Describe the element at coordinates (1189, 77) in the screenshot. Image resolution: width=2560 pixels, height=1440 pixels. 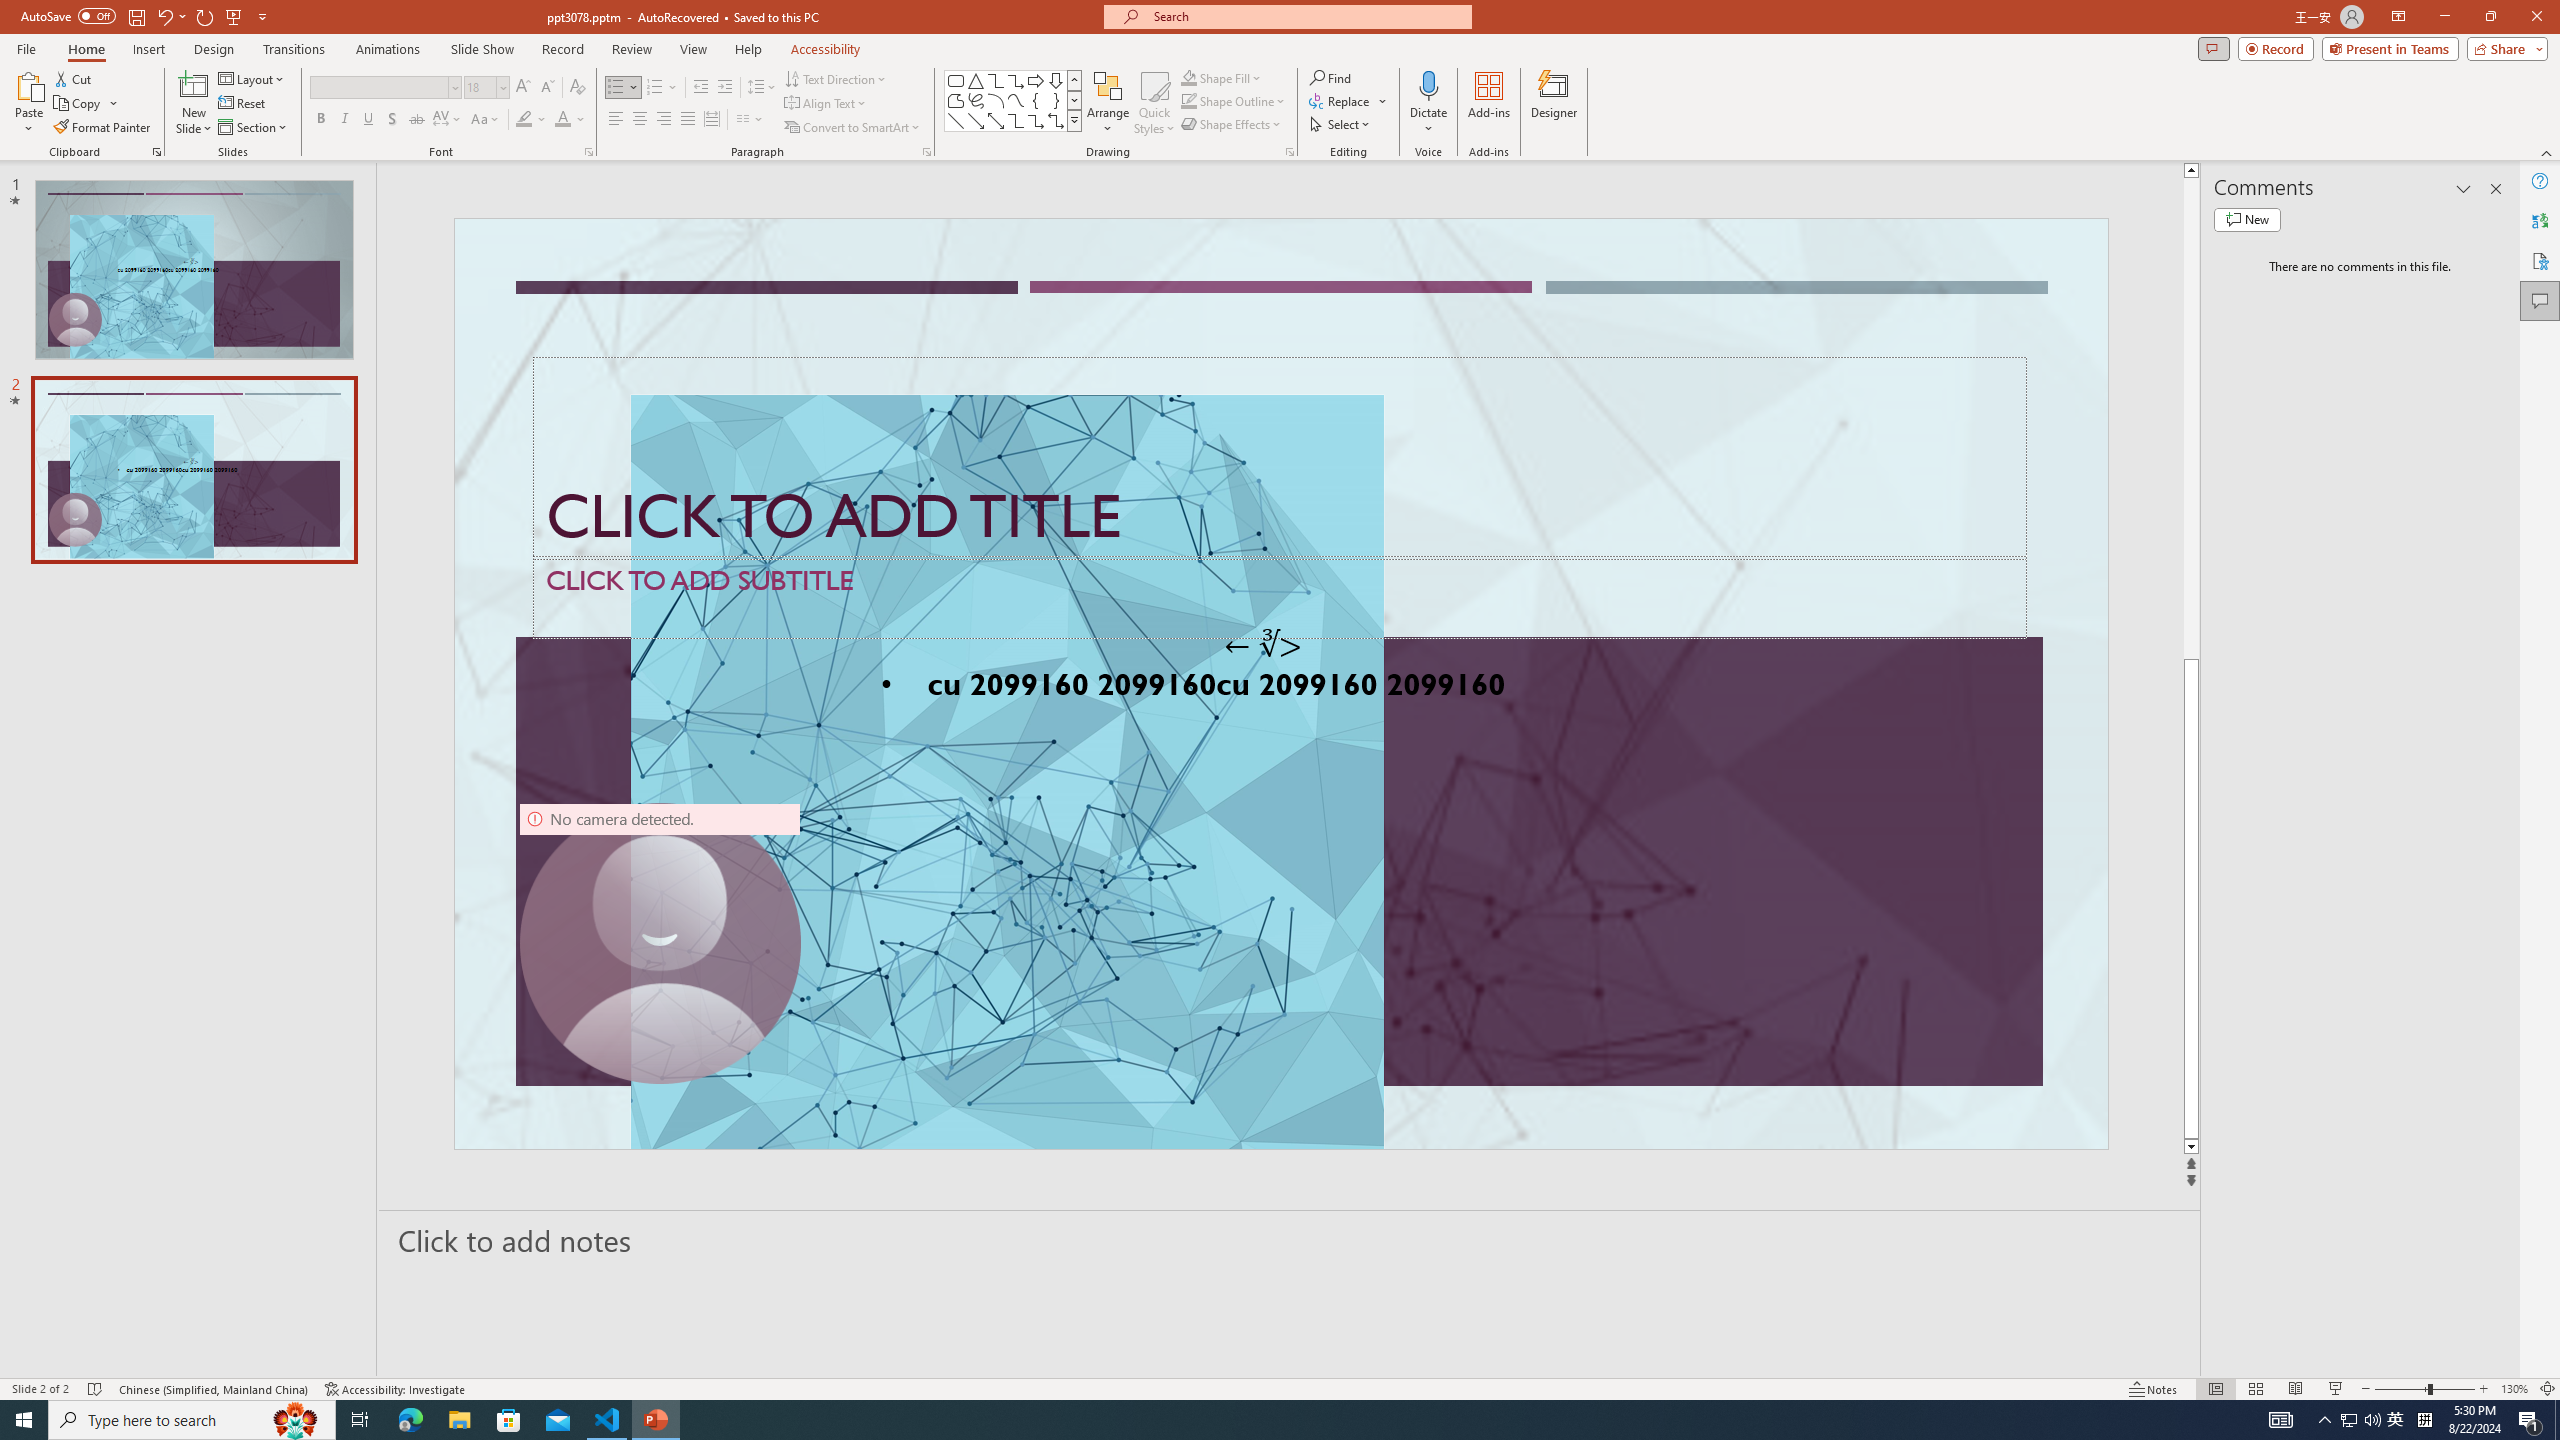
I see `'Shape Fill Dark Green, Accent 2'` at that location.